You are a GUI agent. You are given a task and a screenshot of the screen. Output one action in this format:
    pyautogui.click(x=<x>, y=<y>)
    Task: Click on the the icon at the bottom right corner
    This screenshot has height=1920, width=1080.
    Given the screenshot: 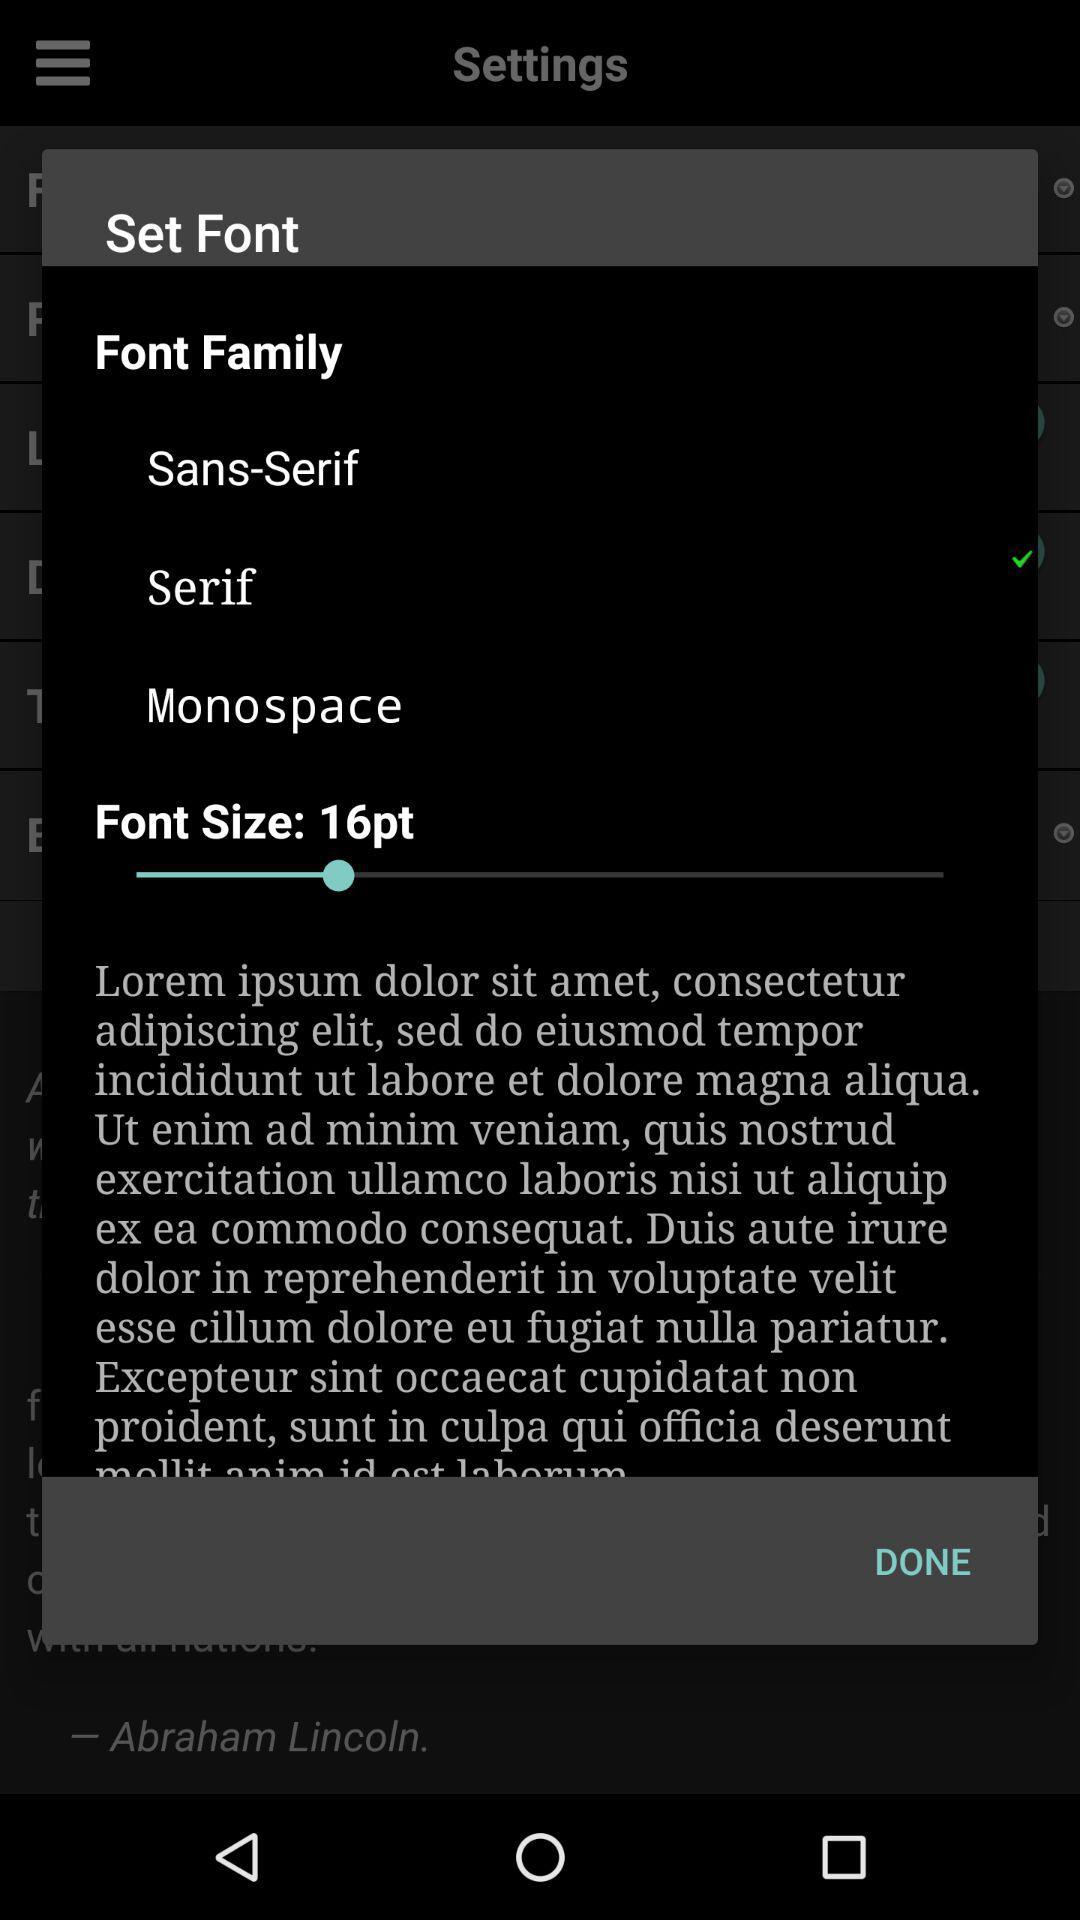 What is the action you would take?
    pyautogui.click(x=922, y=1559)
    